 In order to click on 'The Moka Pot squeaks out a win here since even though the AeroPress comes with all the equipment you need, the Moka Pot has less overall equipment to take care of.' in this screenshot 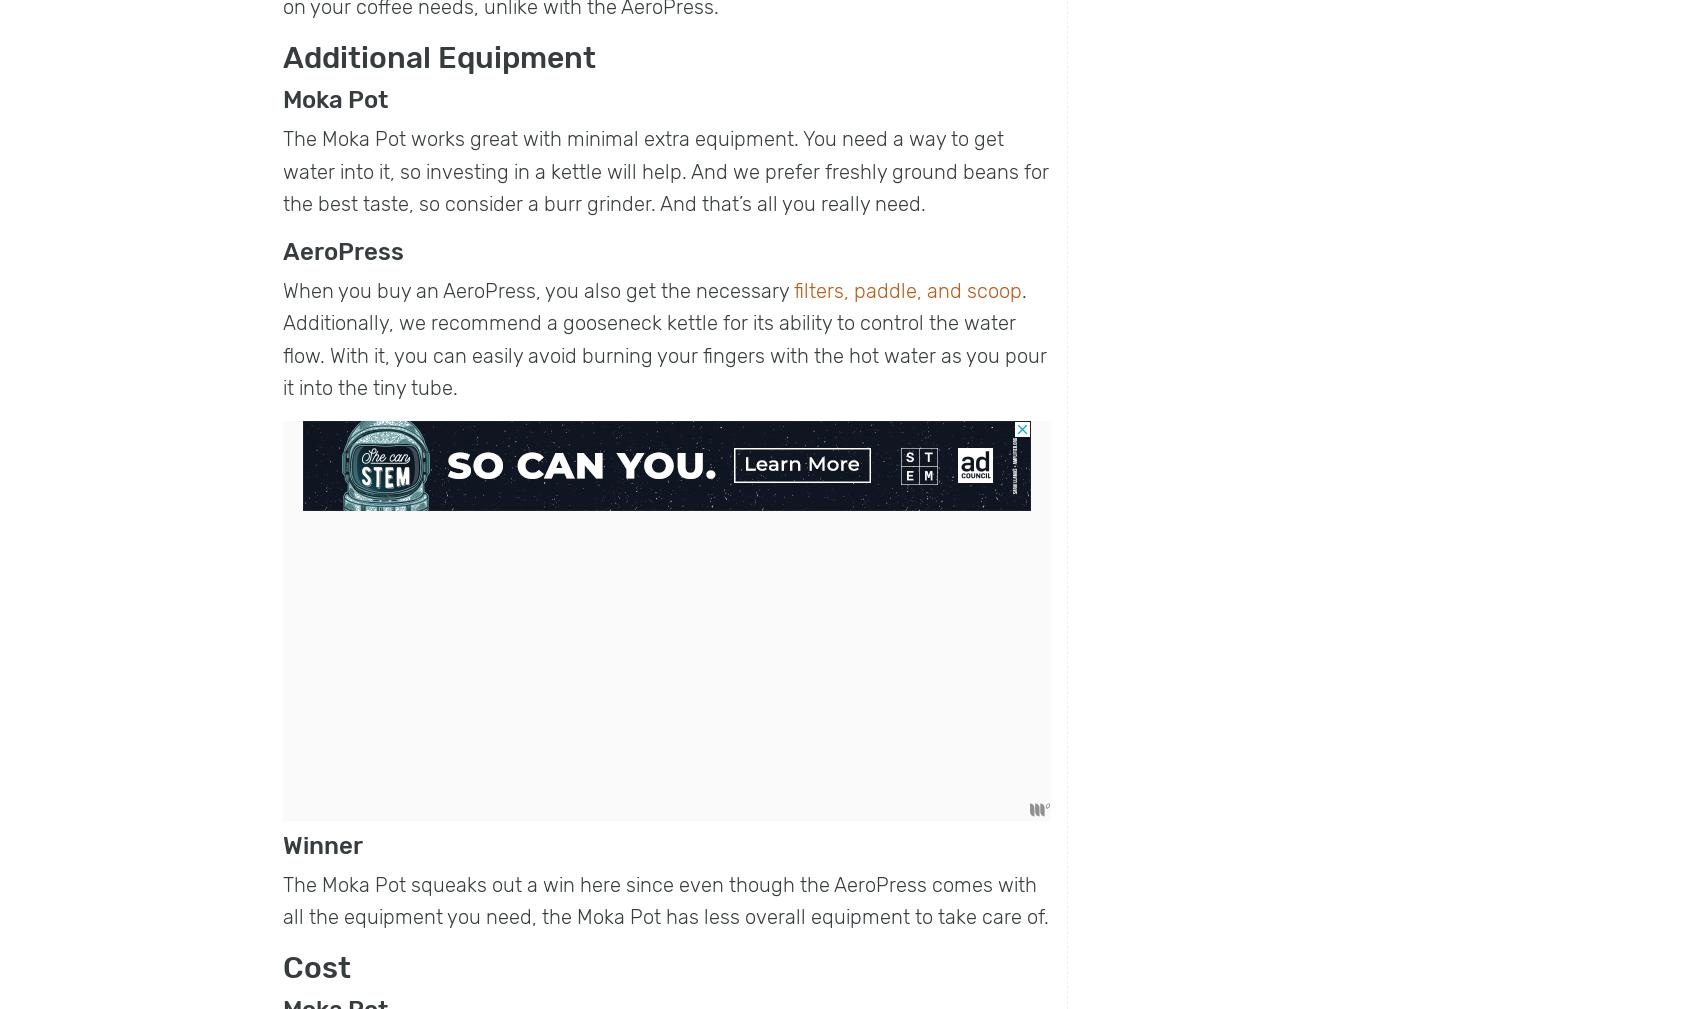, I will do `click(666, 900)`.